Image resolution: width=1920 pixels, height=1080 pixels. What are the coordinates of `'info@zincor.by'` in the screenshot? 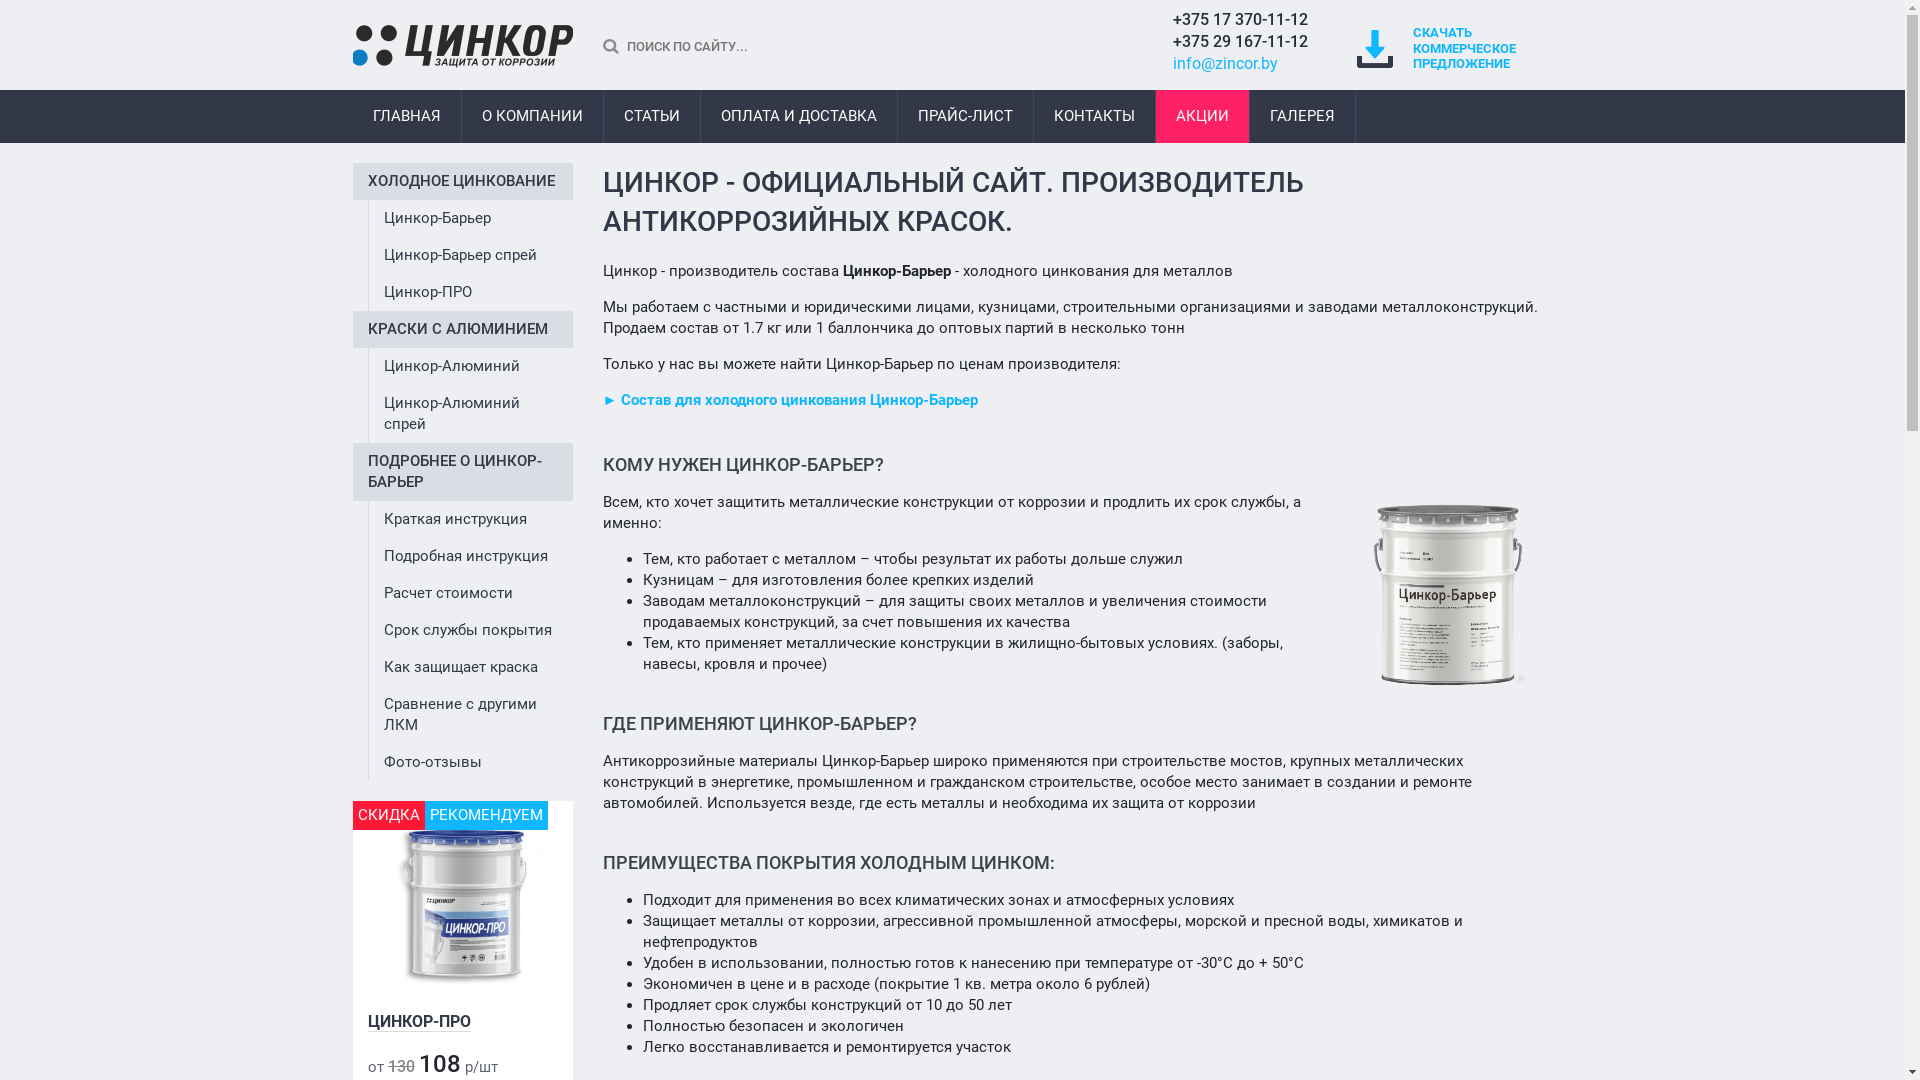 It's located at (1223, 62).